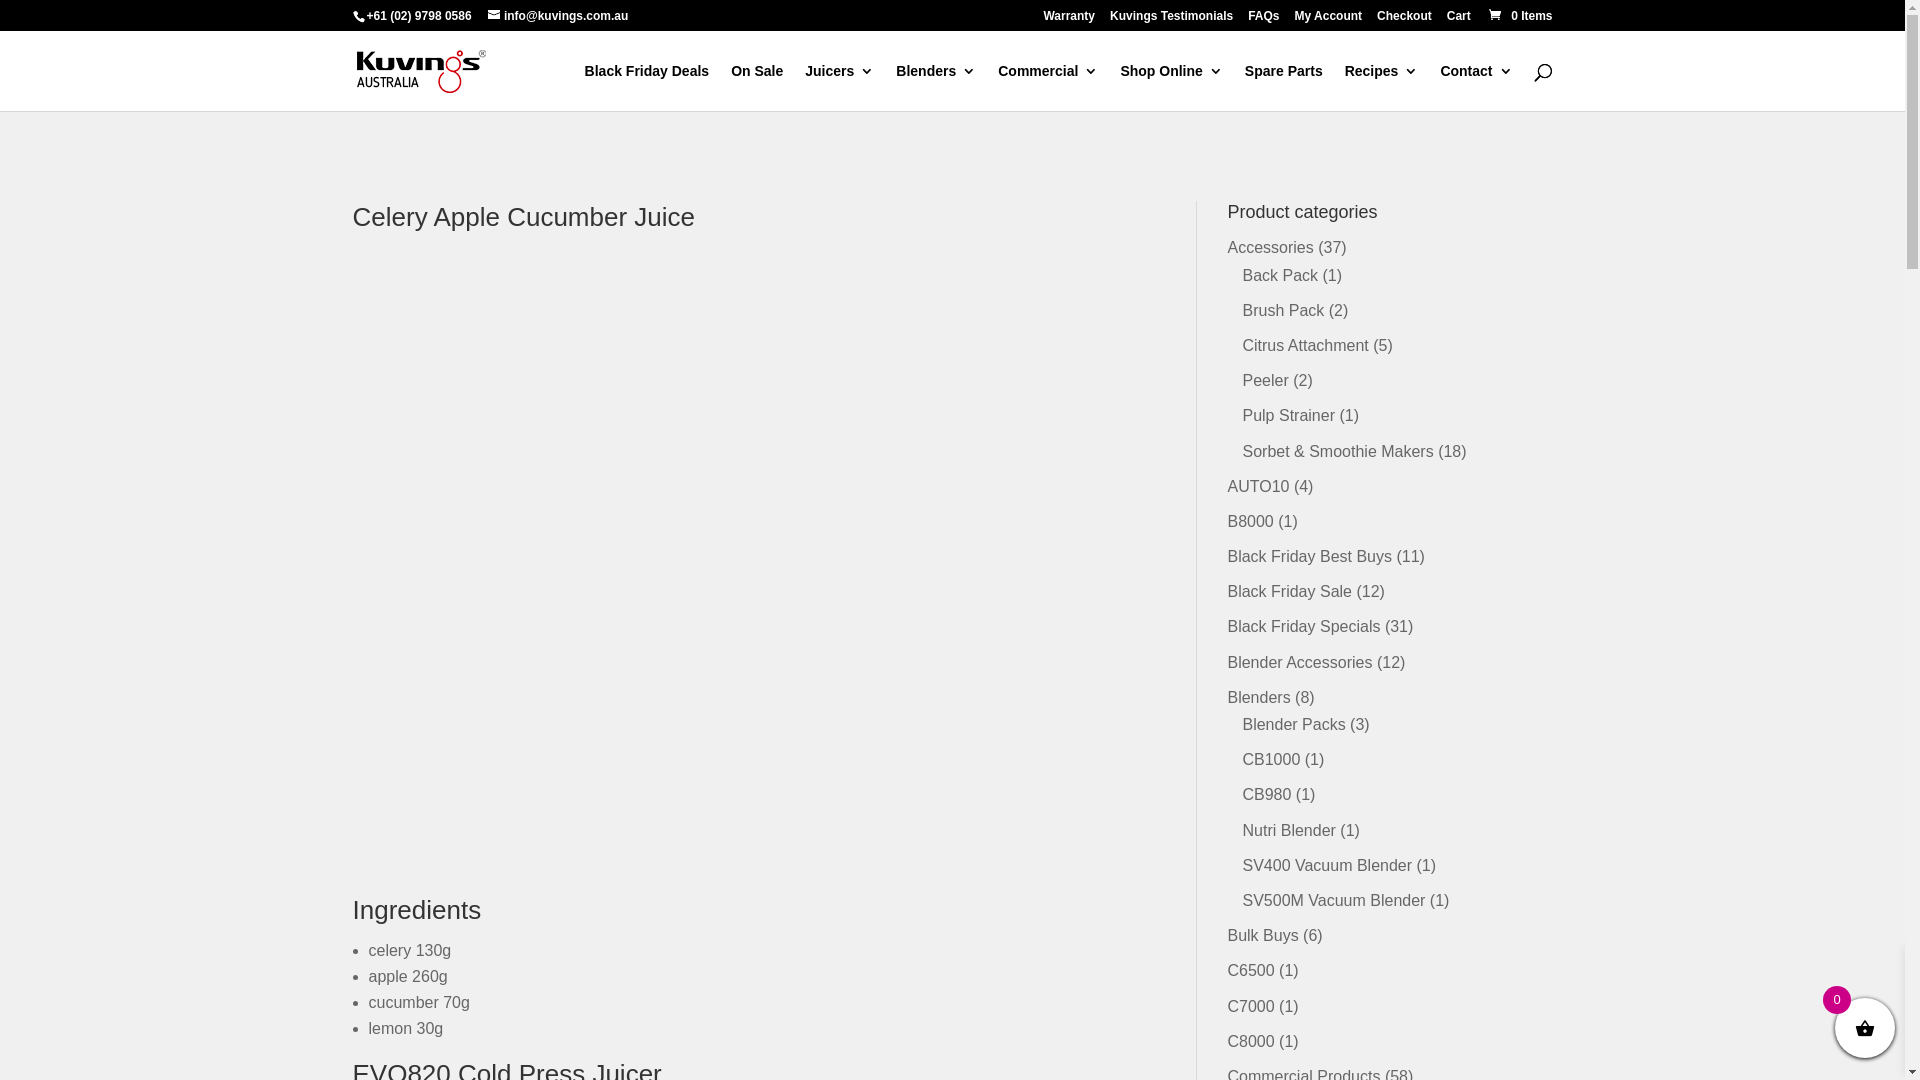 This screenshot has height=1080, width=1920. Describe the element at coordinates (1264, 380) in the screenshot. I see `'Peeler'` at that location.